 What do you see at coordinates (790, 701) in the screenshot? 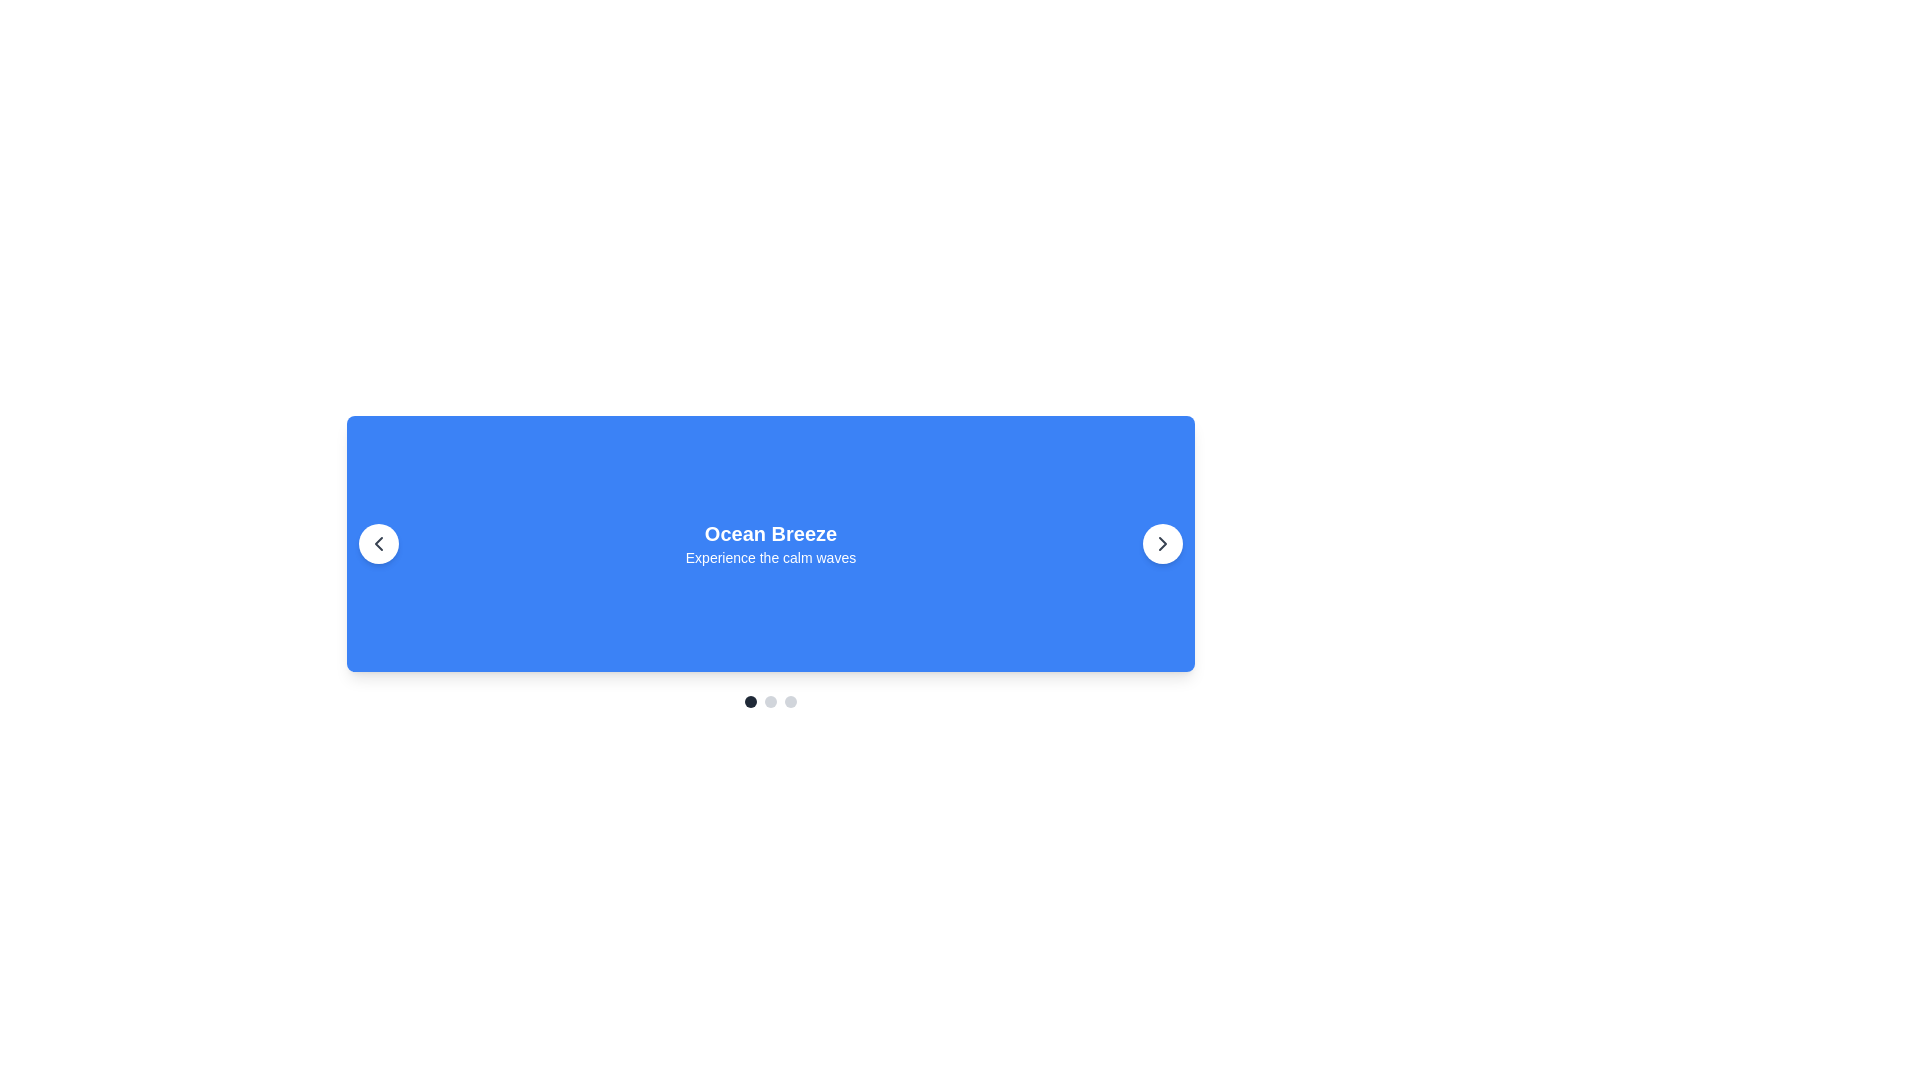
I see `the third Indicator Dot, which is a small light gray circular dot located beneath the blue banner` at bounding box center [790, 701].